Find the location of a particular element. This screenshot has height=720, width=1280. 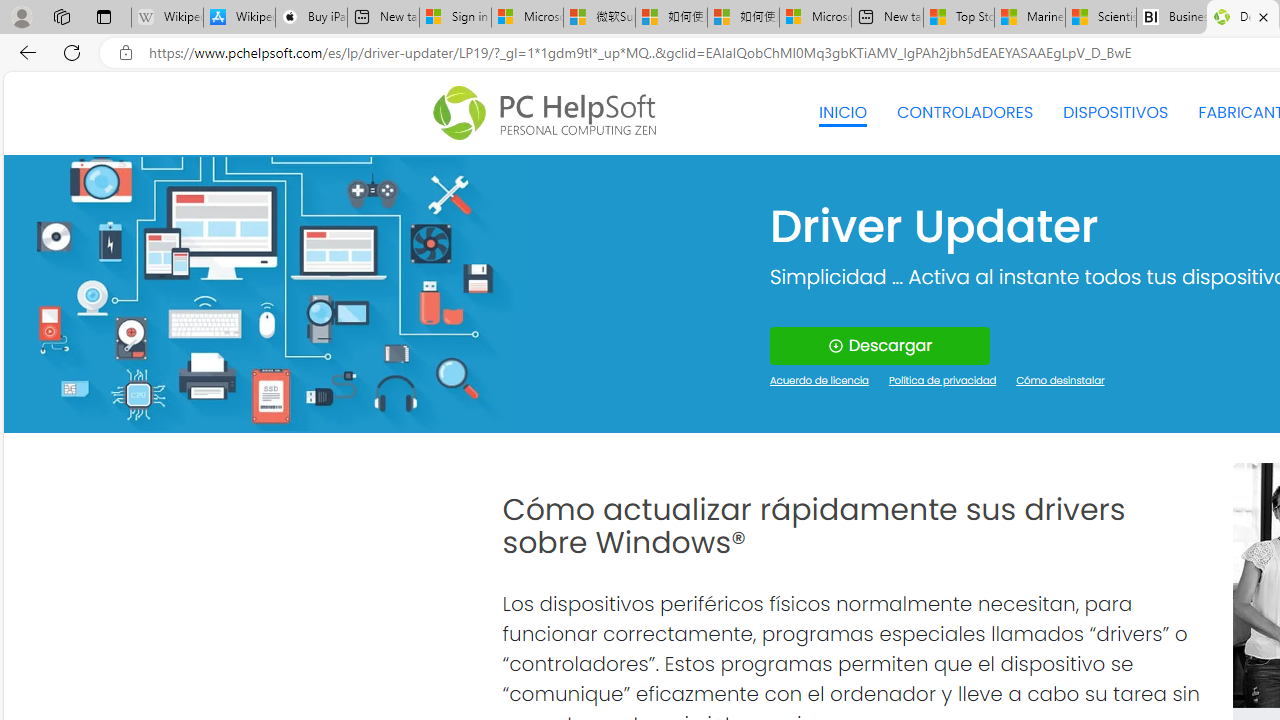

'Buy iPad - Apple' is located at coordinates (310, 17).